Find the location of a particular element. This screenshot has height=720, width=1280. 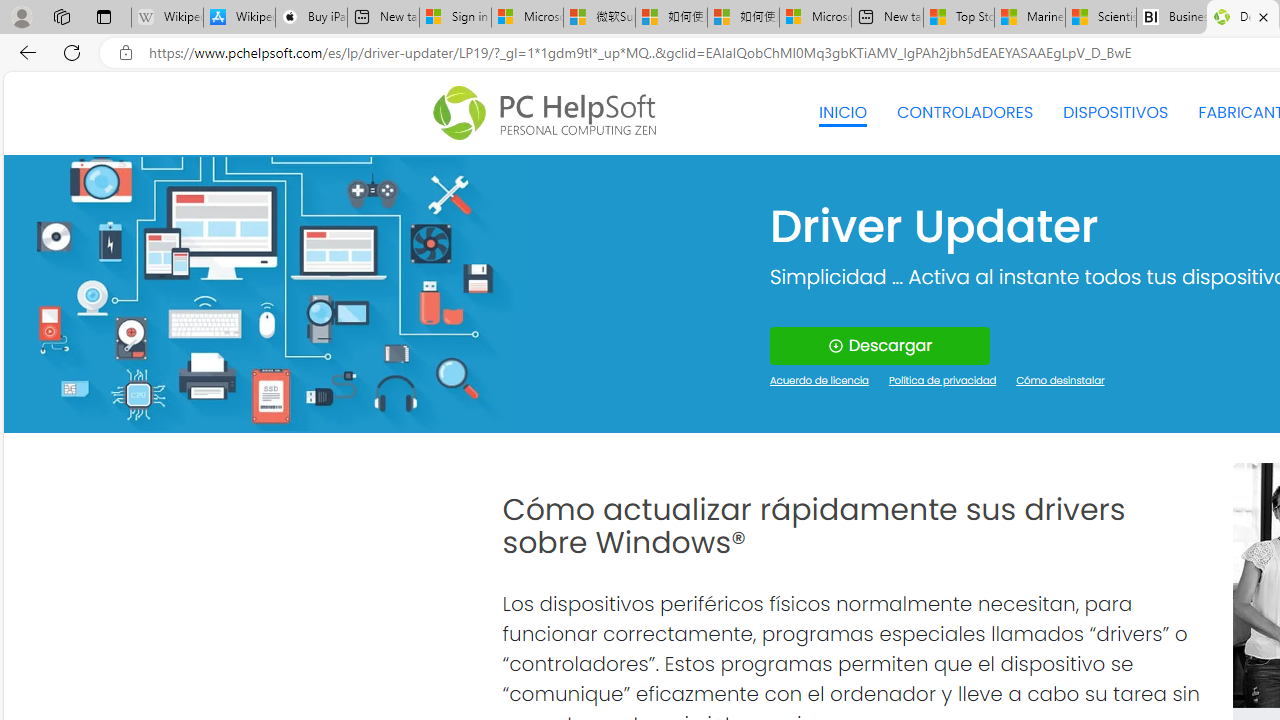

'Buy iPad - Apple' is located at coordinates (310, 17).